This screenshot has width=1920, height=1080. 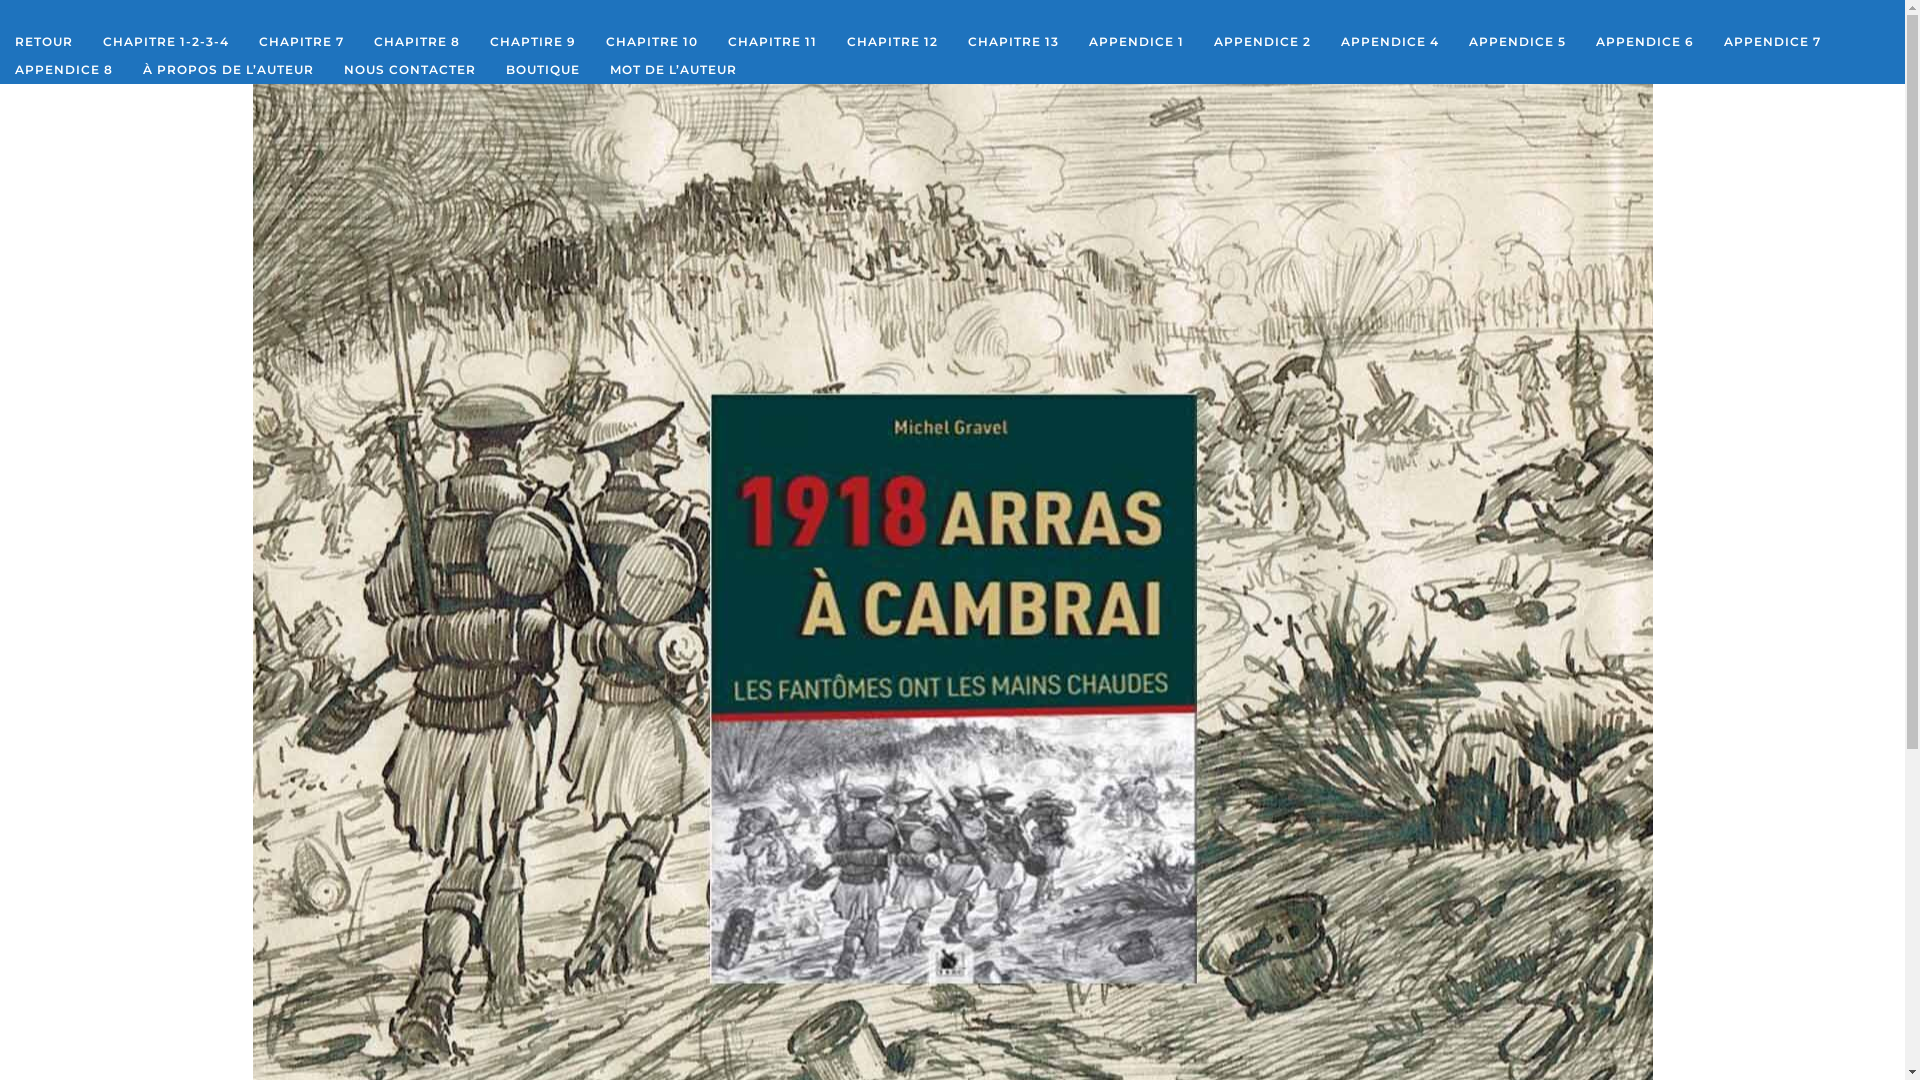 What do you see at coordinates (952, 42) in the screenshot?
I see `'CHAPITRE 13'` at bounding box center [952, 42].